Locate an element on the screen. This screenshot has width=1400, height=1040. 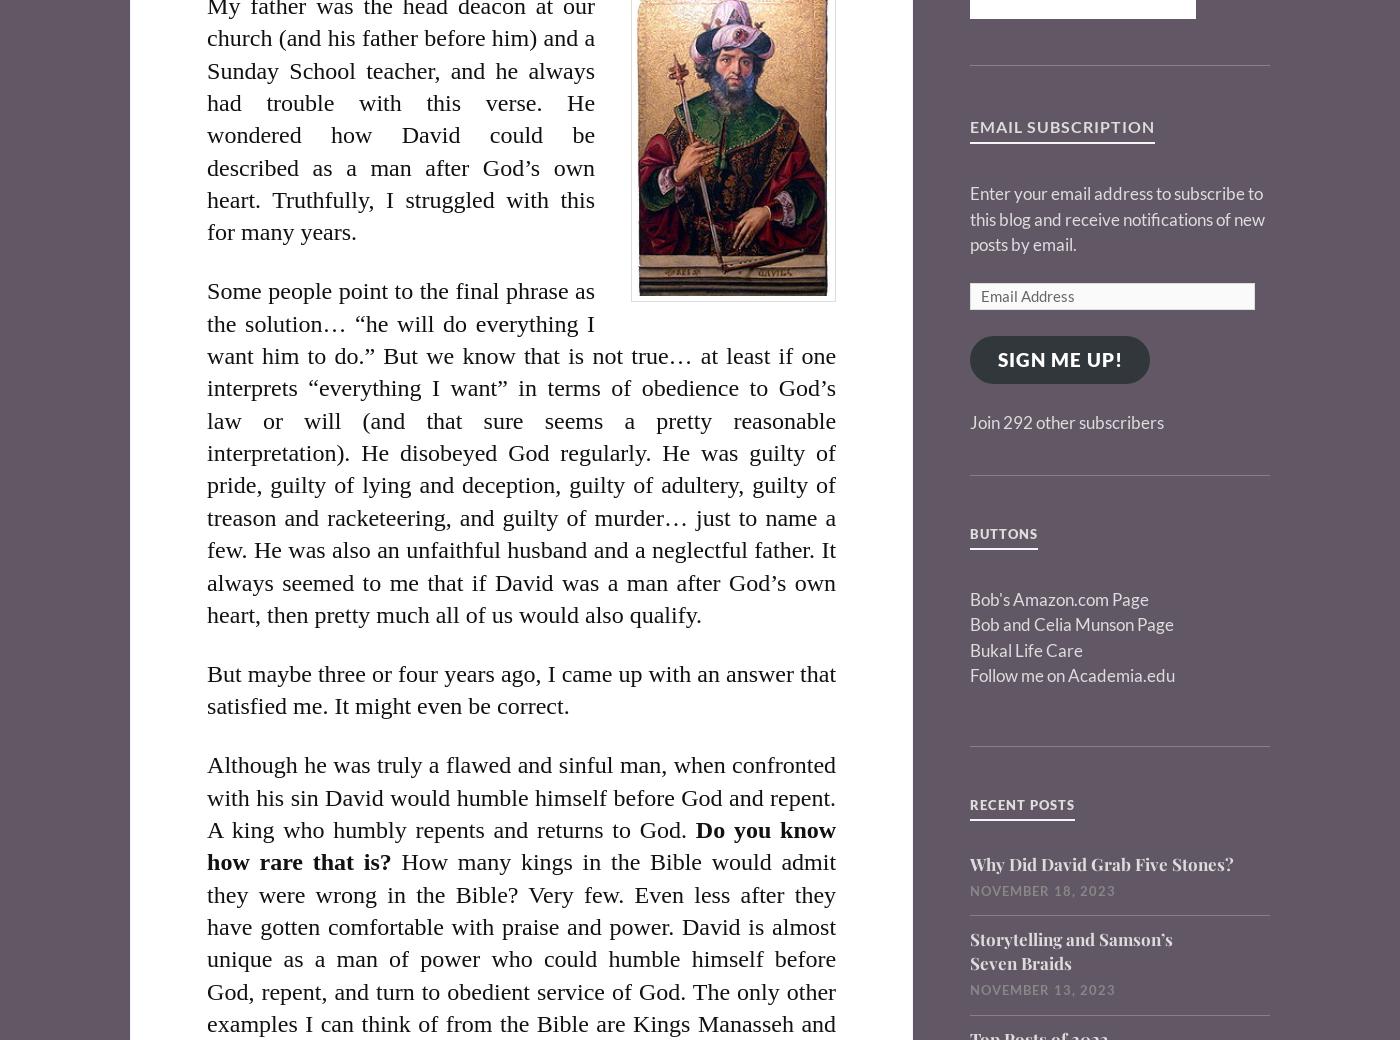
'Follow me on Academia.edu' is located at coordinates (1072, 675).